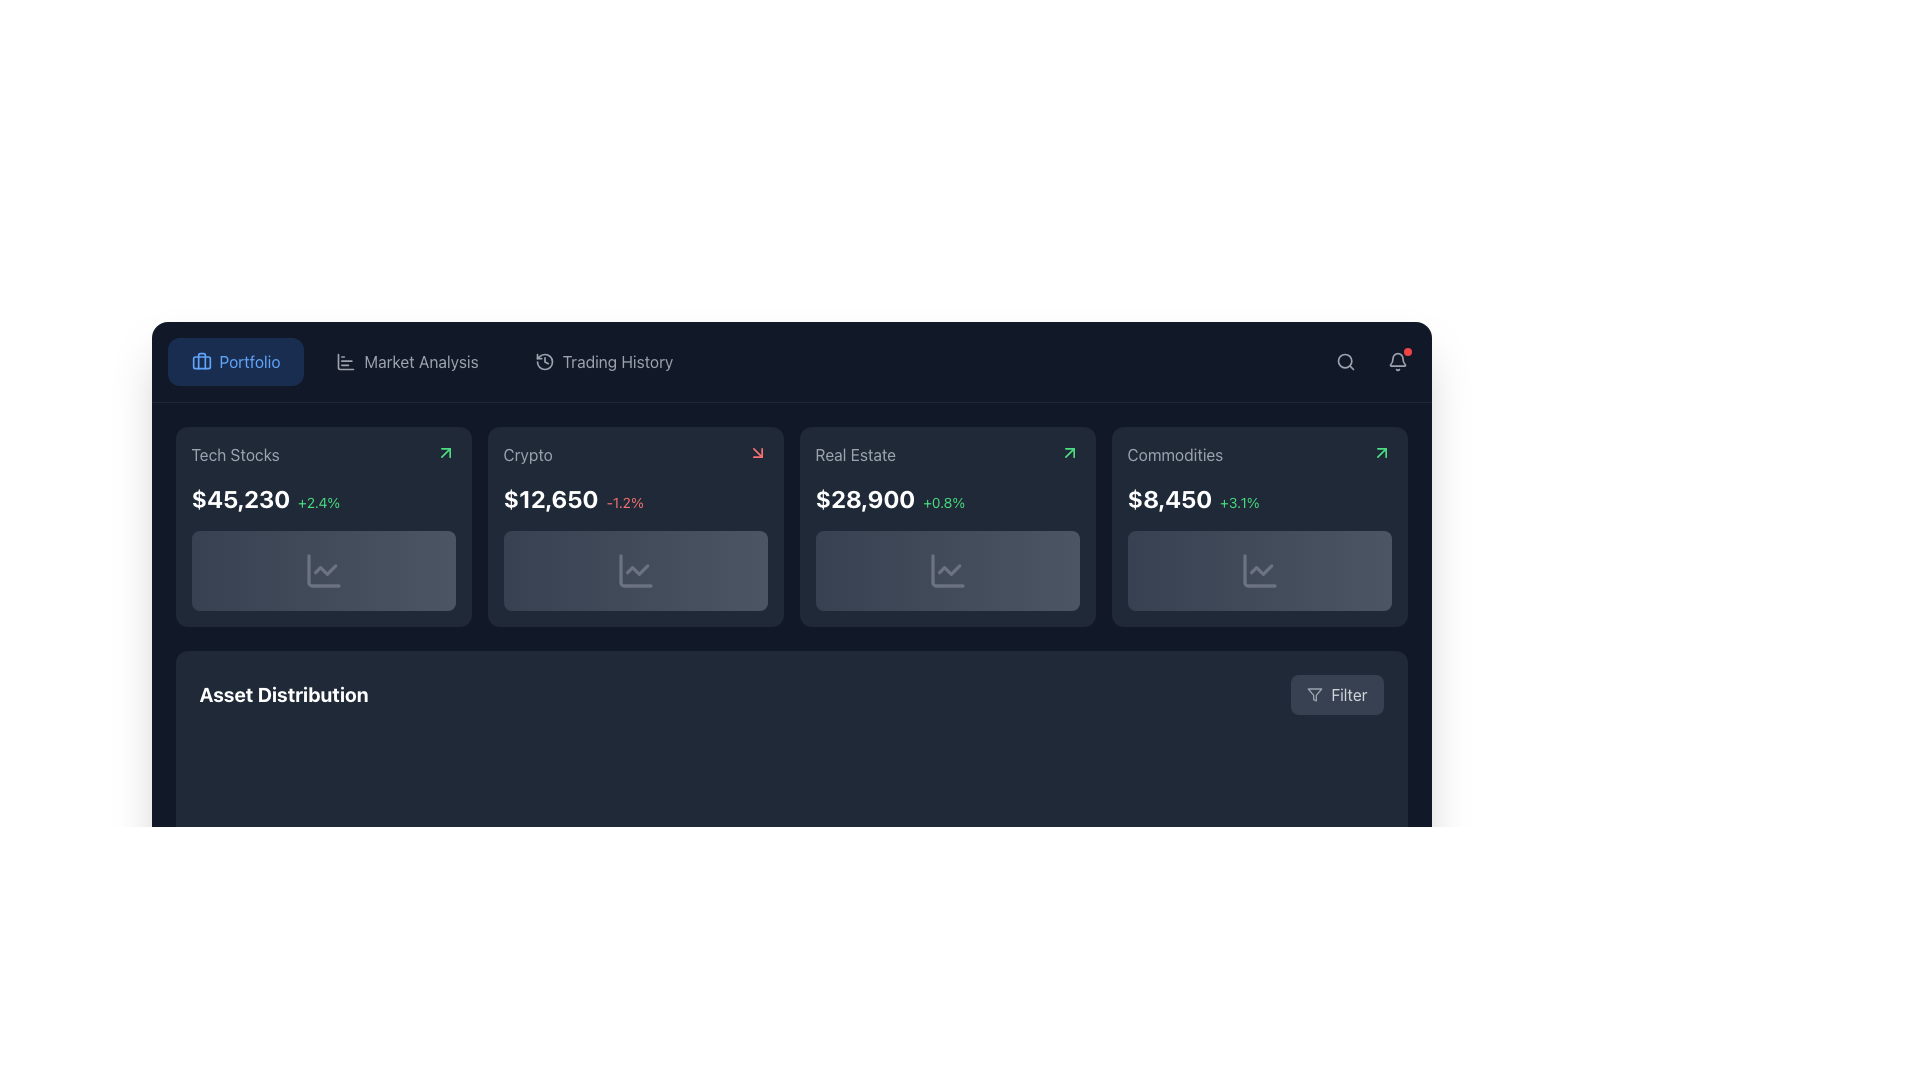  Describe the element at coordinates (634, 570) in the screenshot. I see `the graphical icon representing the trend of the Crypto financial category, located at the bottom center of the second card from the left` at that location.